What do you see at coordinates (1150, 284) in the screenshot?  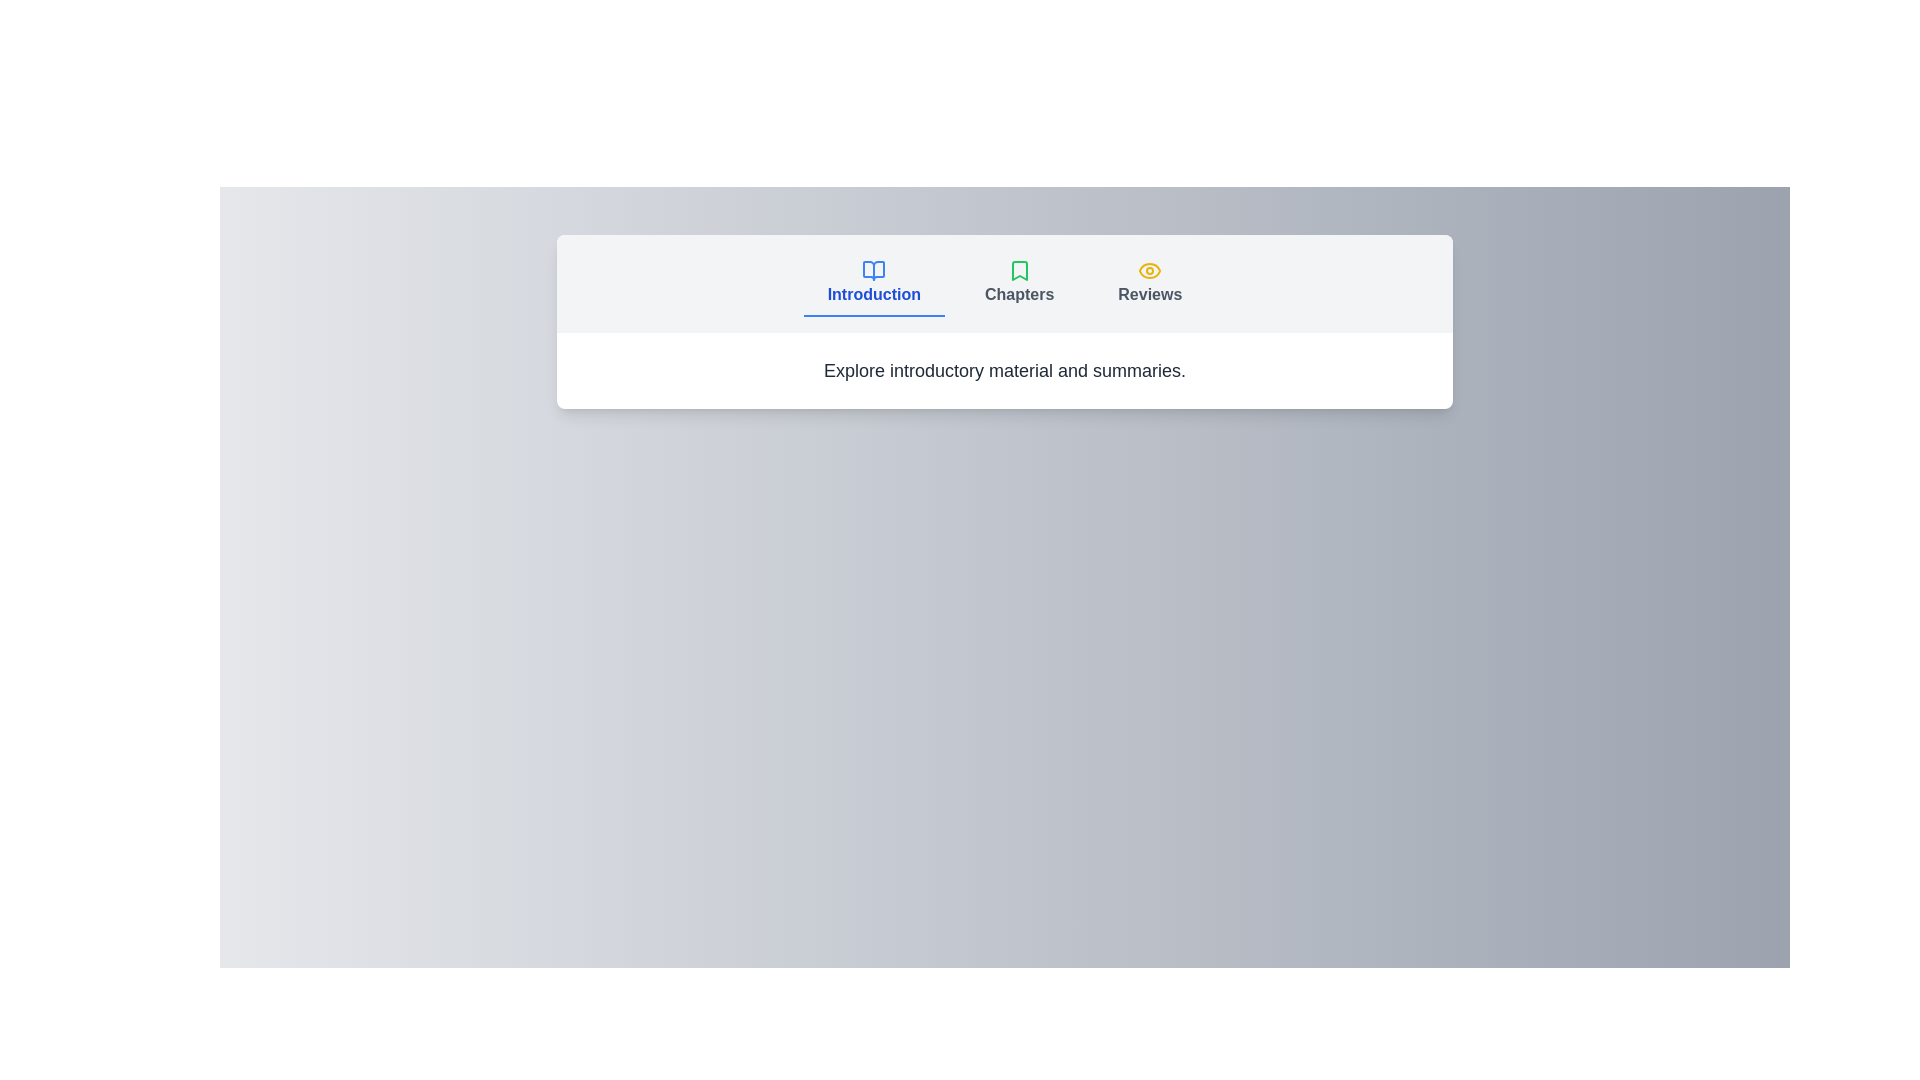 I see `the Reviews tab by clicking its associated button` at bounding box center [1150, 284].